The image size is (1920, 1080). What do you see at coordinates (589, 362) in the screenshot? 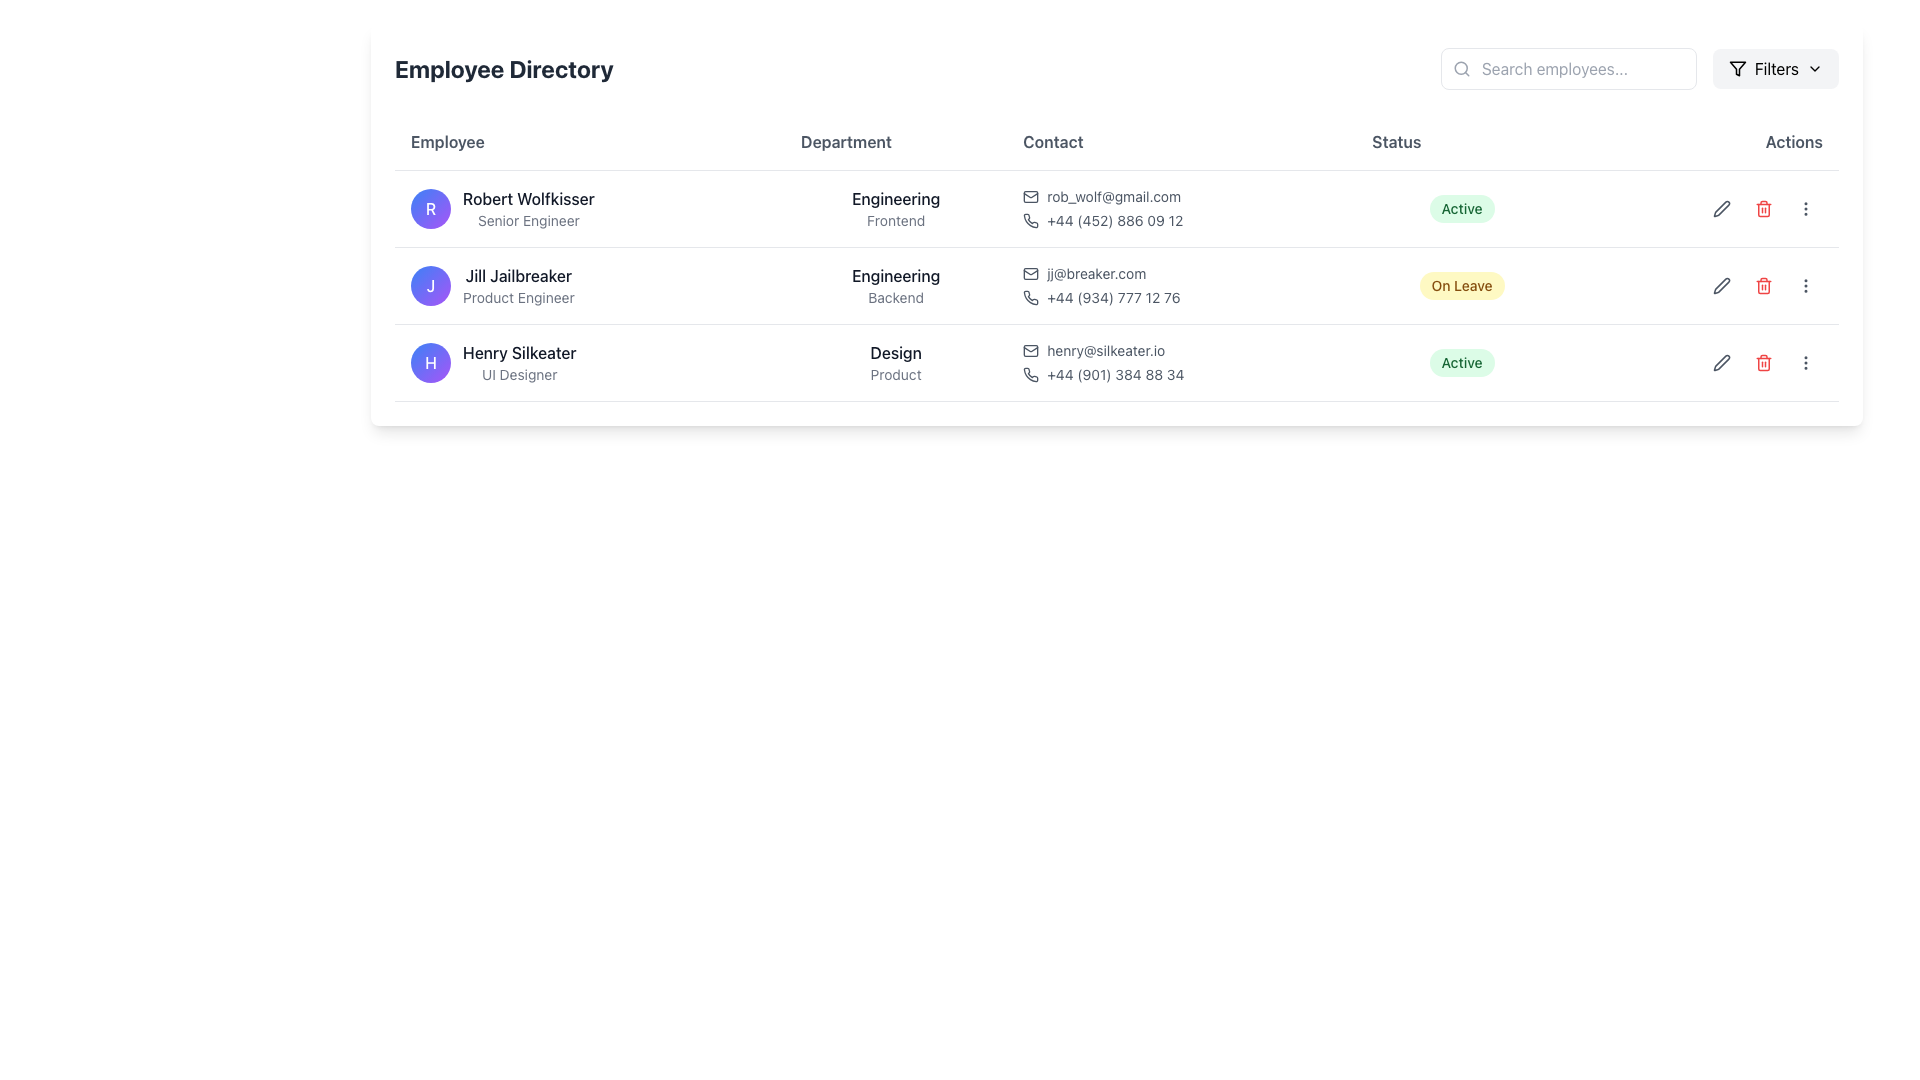
I see `the Profile display section for employee 'Henry Silkeater', which includes a circular avatar with the initial 'H' and the name displayed in bold black font` at bounding box center [589, 362].